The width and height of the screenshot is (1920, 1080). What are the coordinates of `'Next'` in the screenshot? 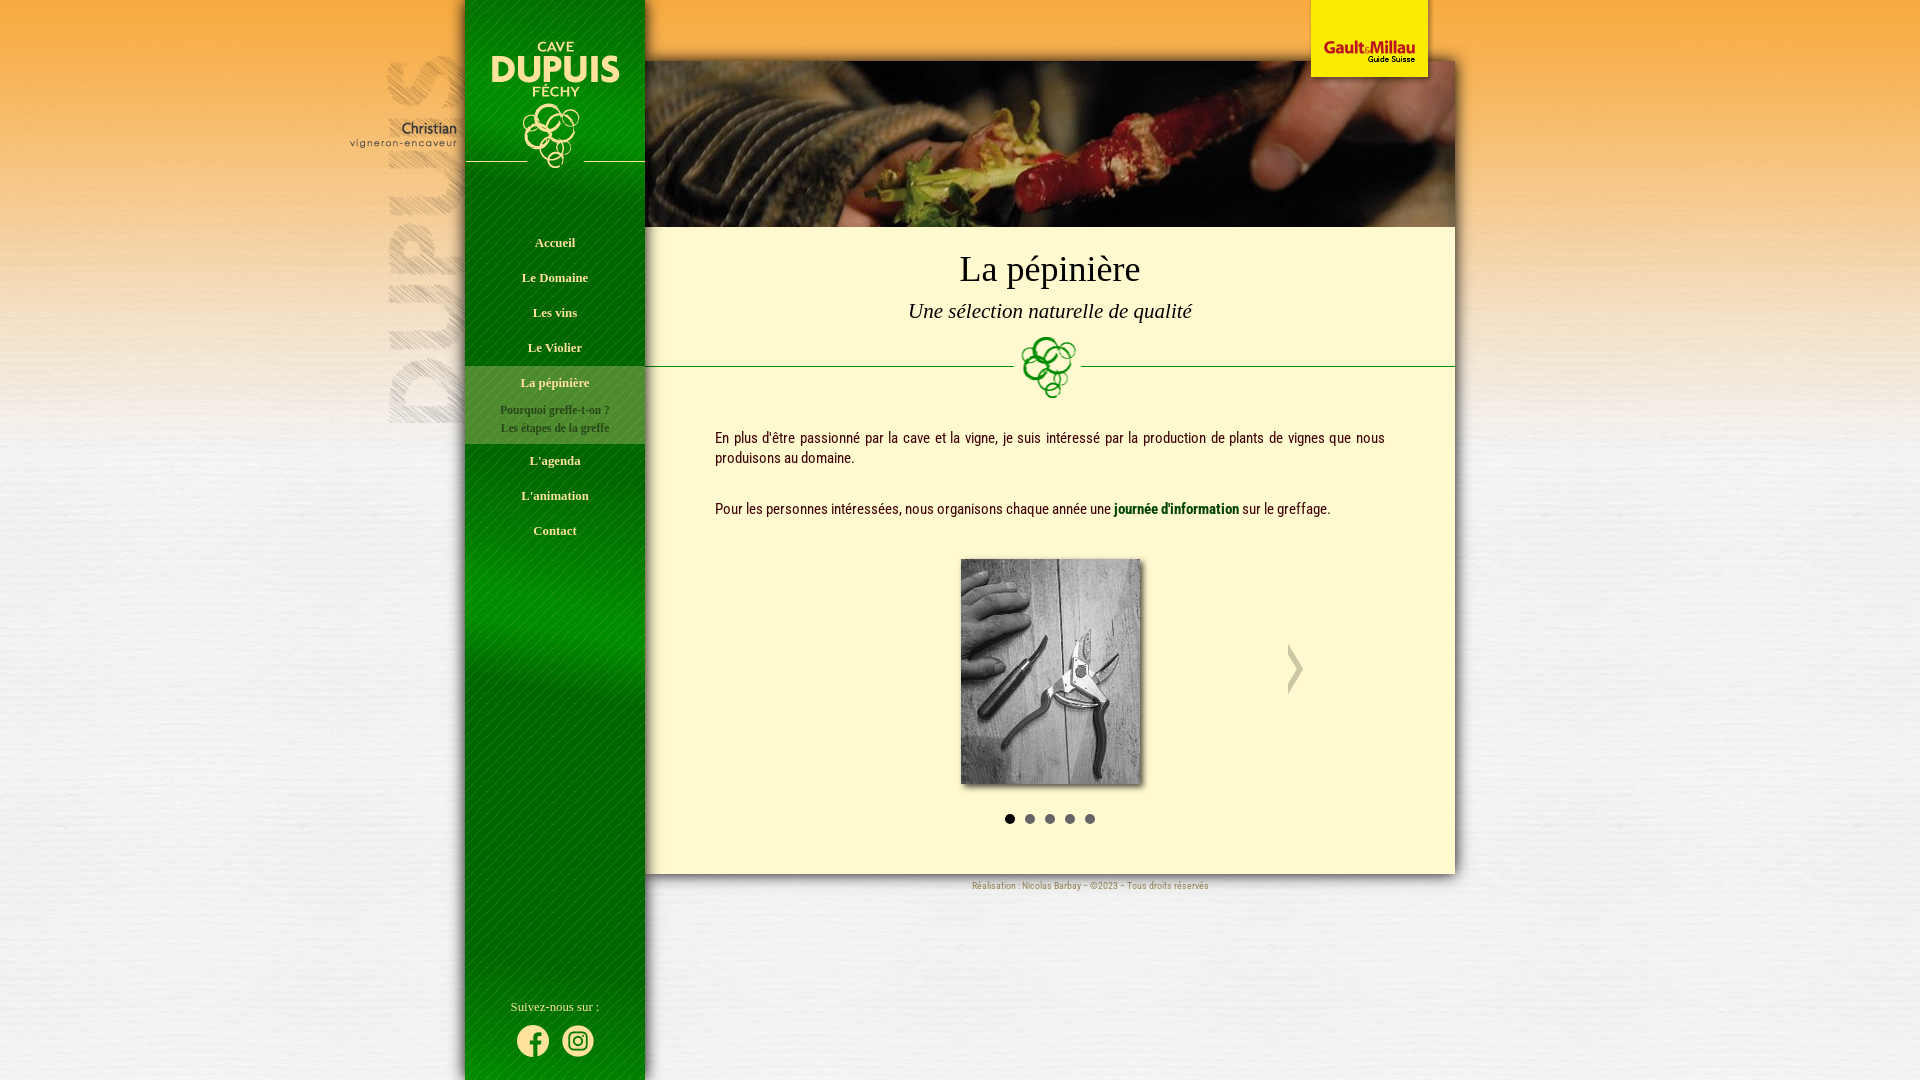 It's located at (1286, 668).